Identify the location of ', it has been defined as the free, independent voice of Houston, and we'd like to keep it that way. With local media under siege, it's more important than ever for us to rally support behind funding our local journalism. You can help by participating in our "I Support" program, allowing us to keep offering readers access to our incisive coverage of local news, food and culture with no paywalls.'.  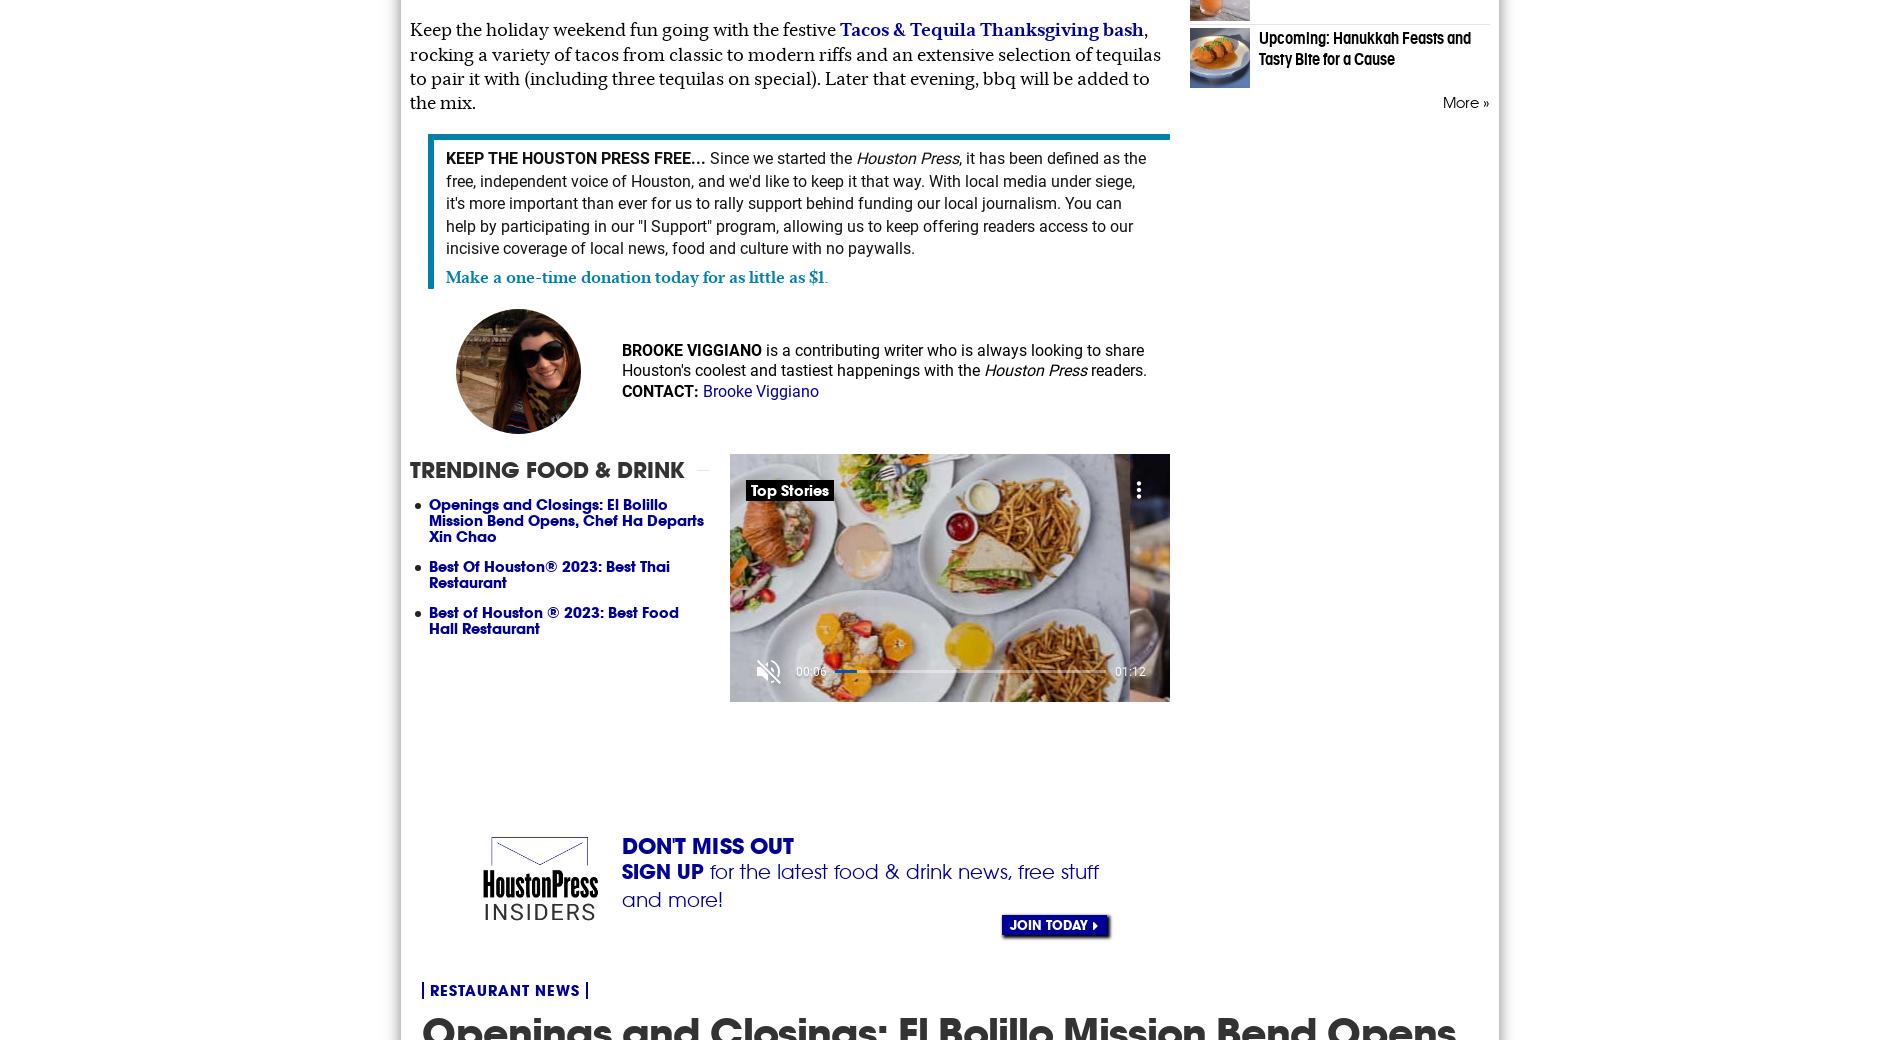
(794, 203).